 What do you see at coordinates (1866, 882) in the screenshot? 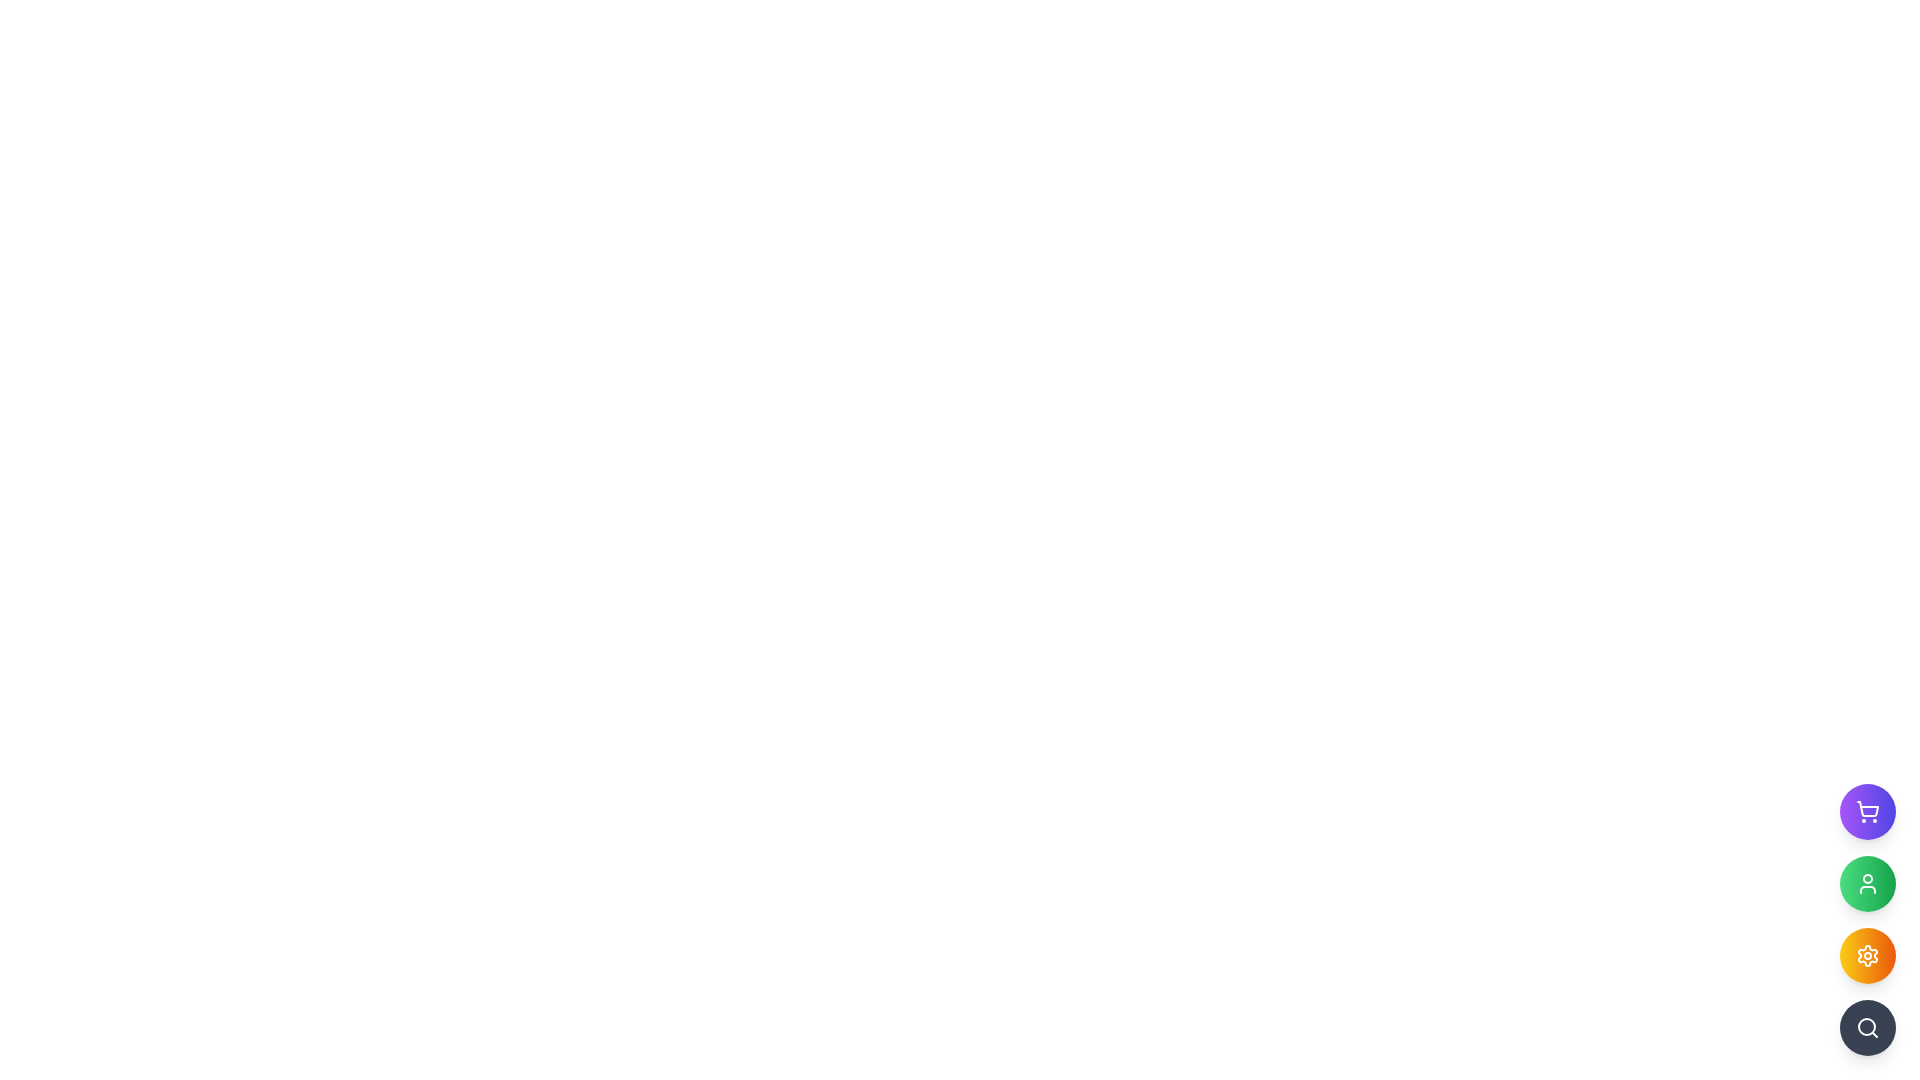
I see `the user profile icon located within the circular button` at bounding box center [1866, 882].